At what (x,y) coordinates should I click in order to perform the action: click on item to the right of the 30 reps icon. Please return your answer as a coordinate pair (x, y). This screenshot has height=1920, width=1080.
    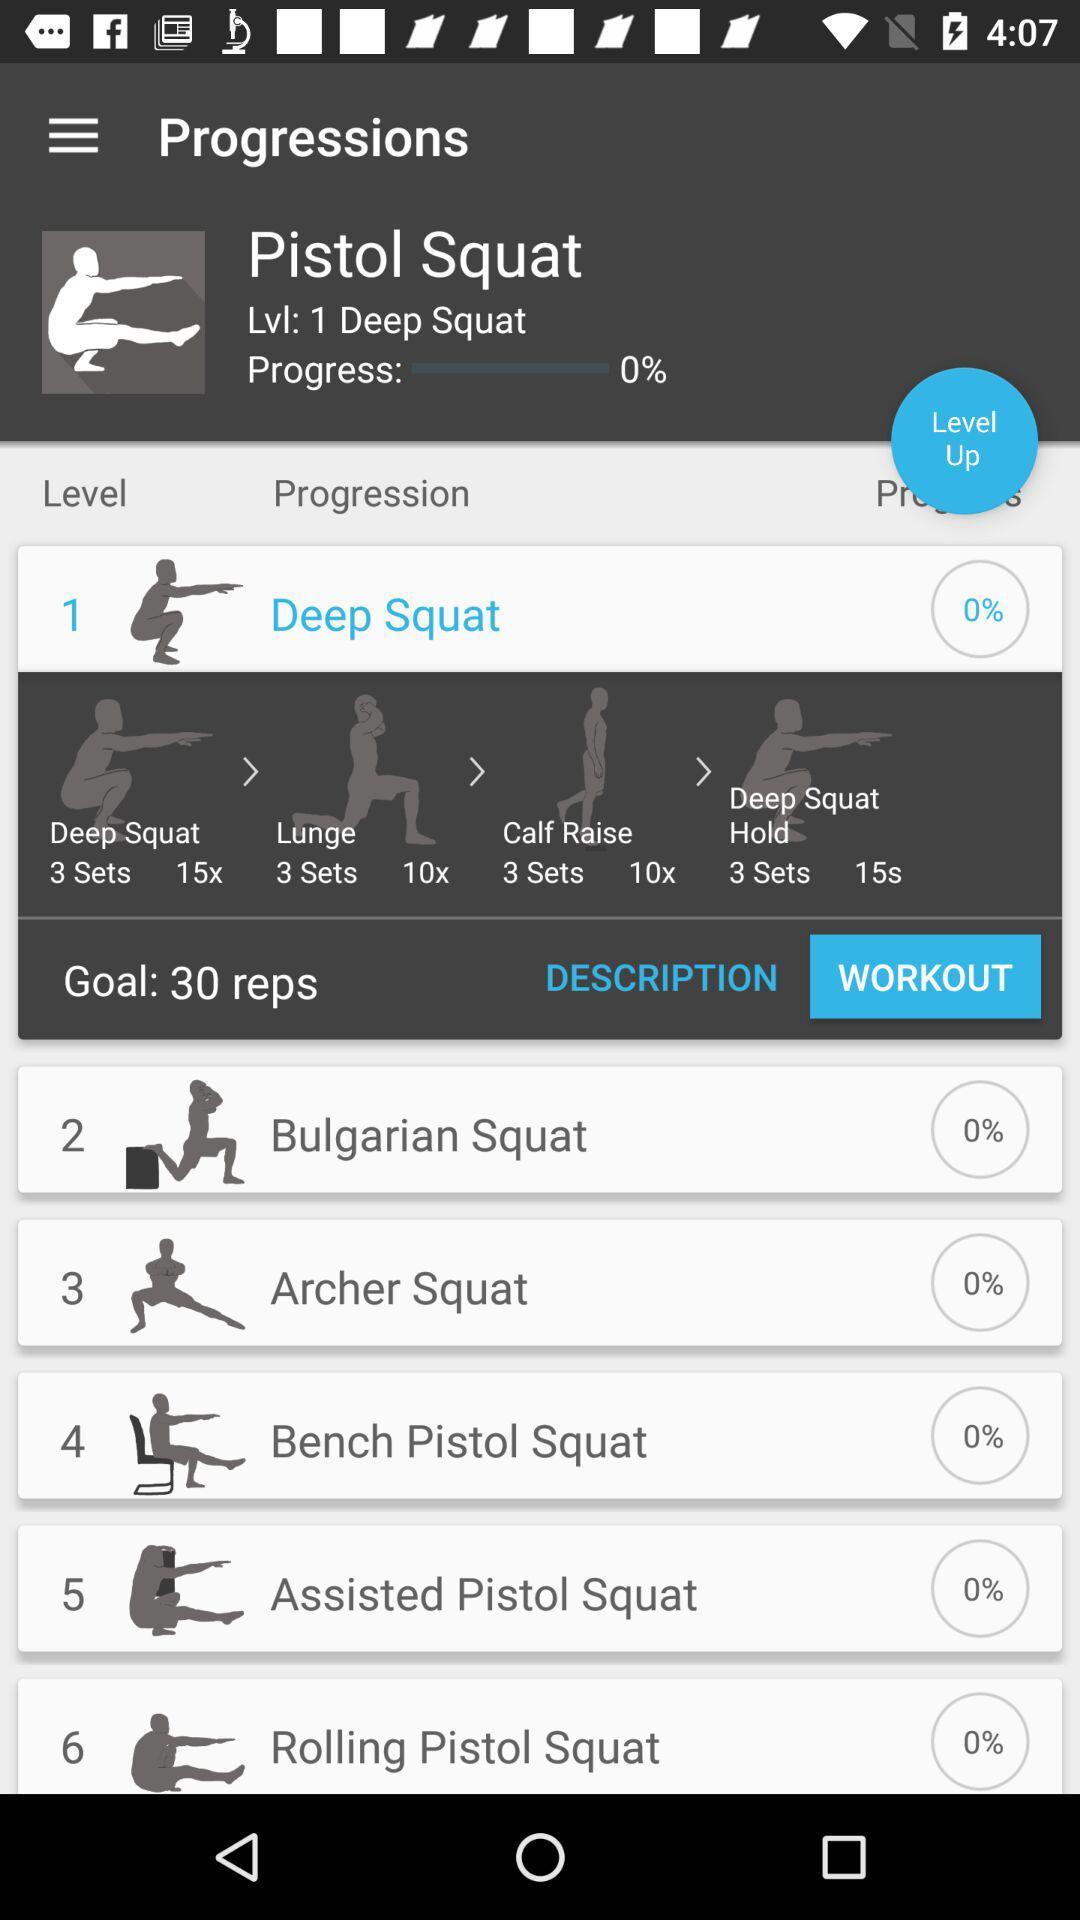
    Looking at the image, I should click on (661, 976).